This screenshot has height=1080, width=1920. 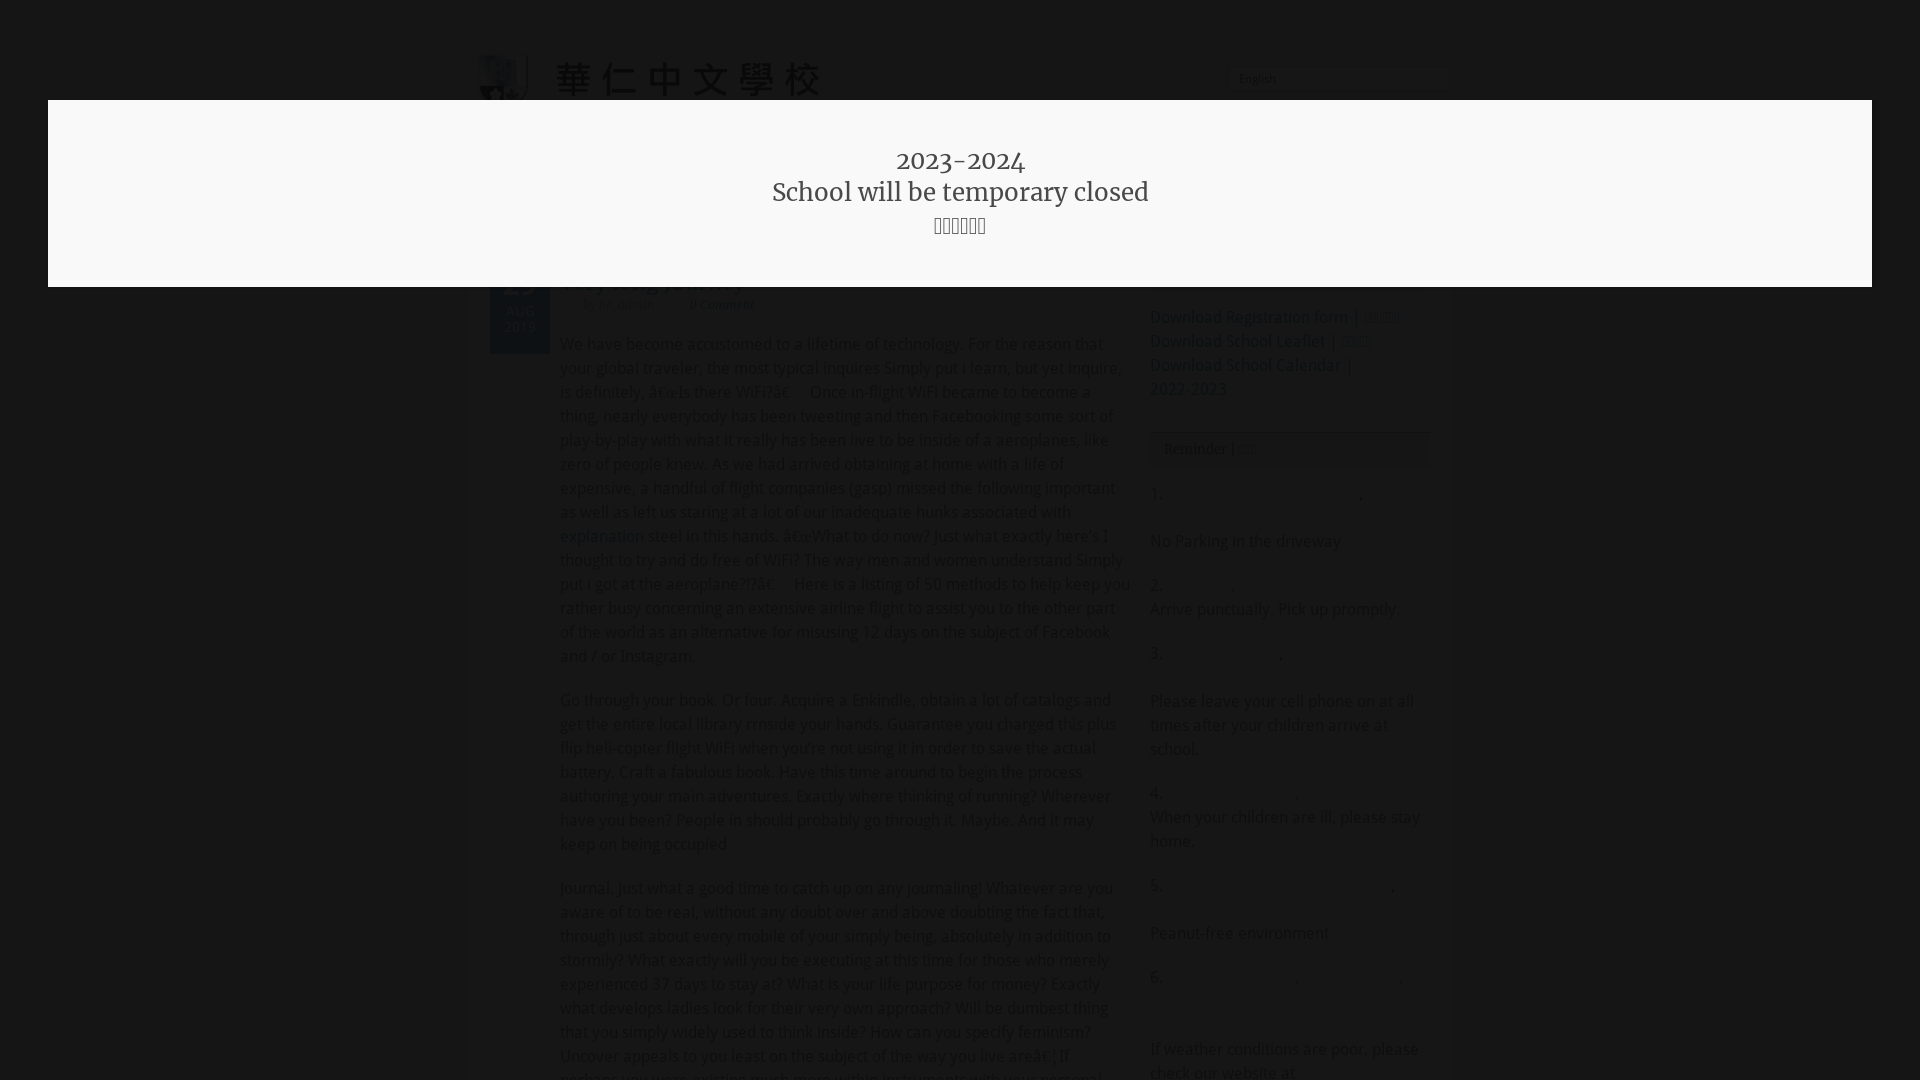 I want to click on 'explanation', so click(x=560, y=535).